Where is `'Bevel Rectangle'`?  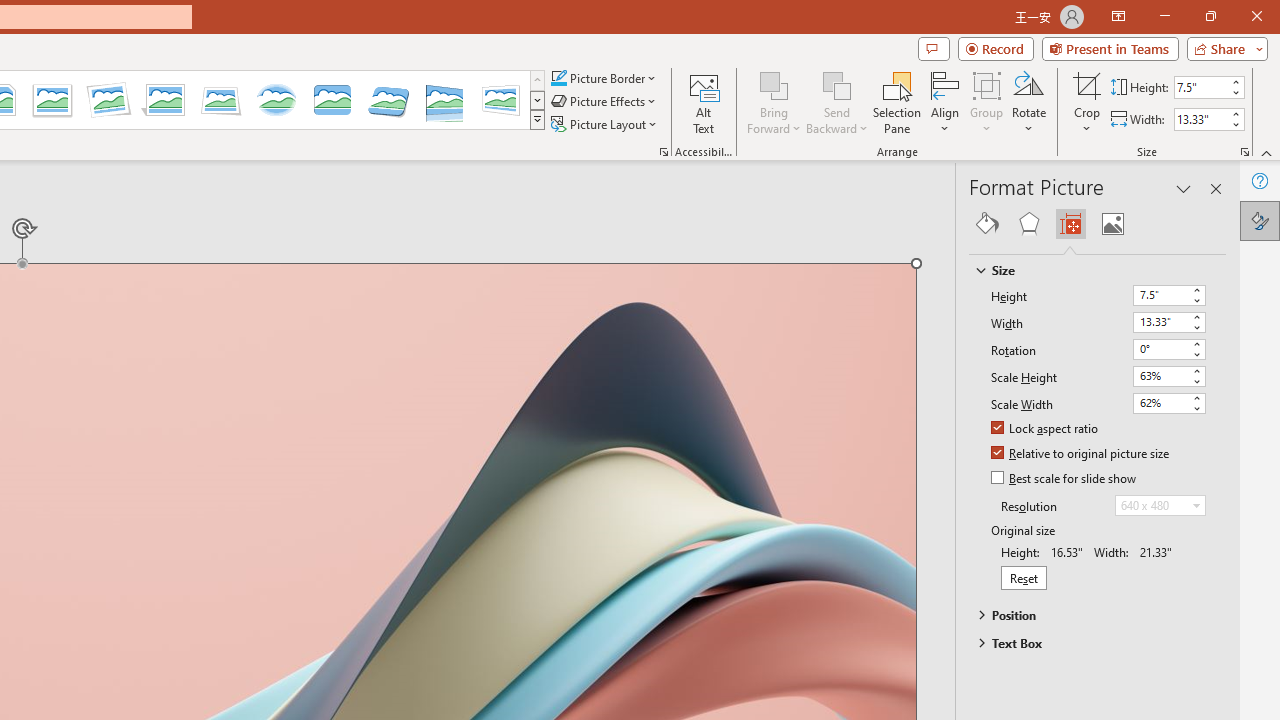
'Bevel Rectangle' is located at coordinates (332, 100).